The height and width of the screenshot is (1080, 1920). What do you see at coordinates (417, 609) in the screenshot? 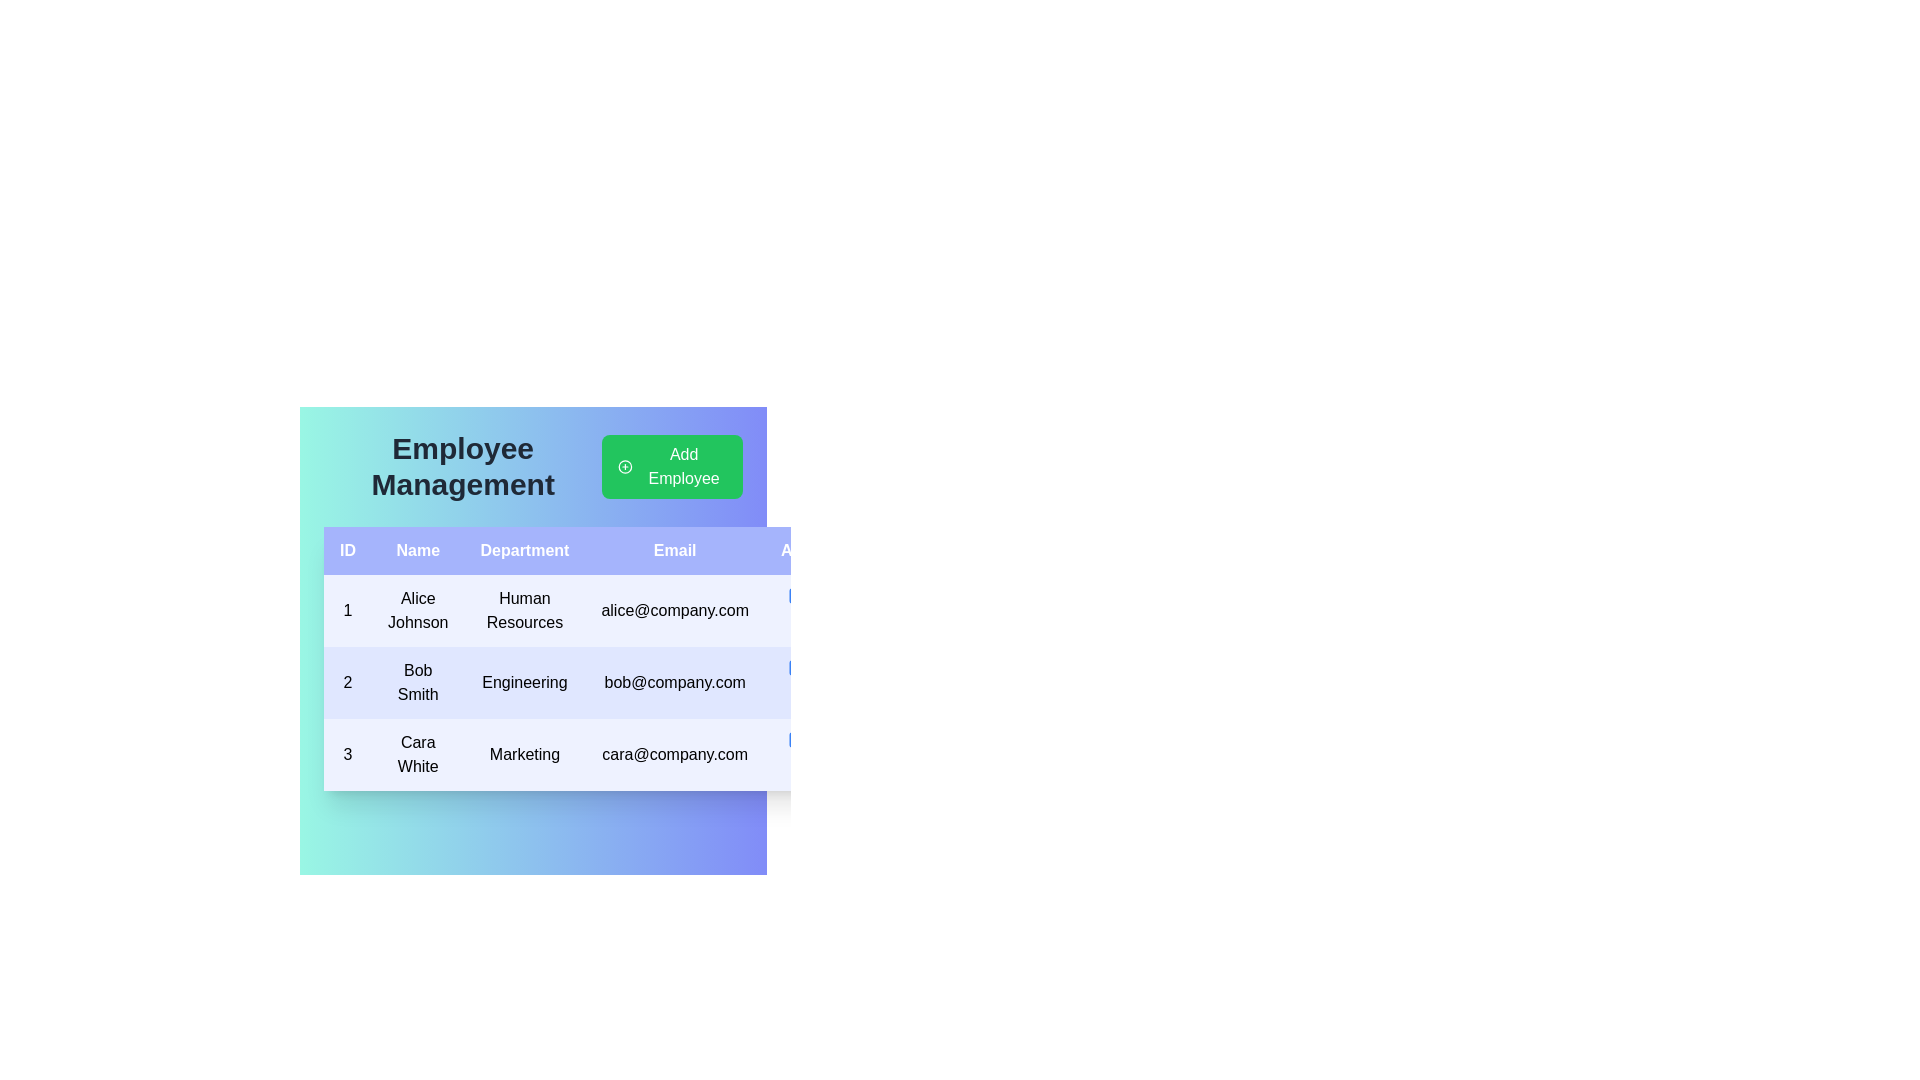
I see `text 'Alice Johnson' displayed in the second column of the table, which is center aligned and styled in black against a light gray or white background` at bounding box center [417, 609].